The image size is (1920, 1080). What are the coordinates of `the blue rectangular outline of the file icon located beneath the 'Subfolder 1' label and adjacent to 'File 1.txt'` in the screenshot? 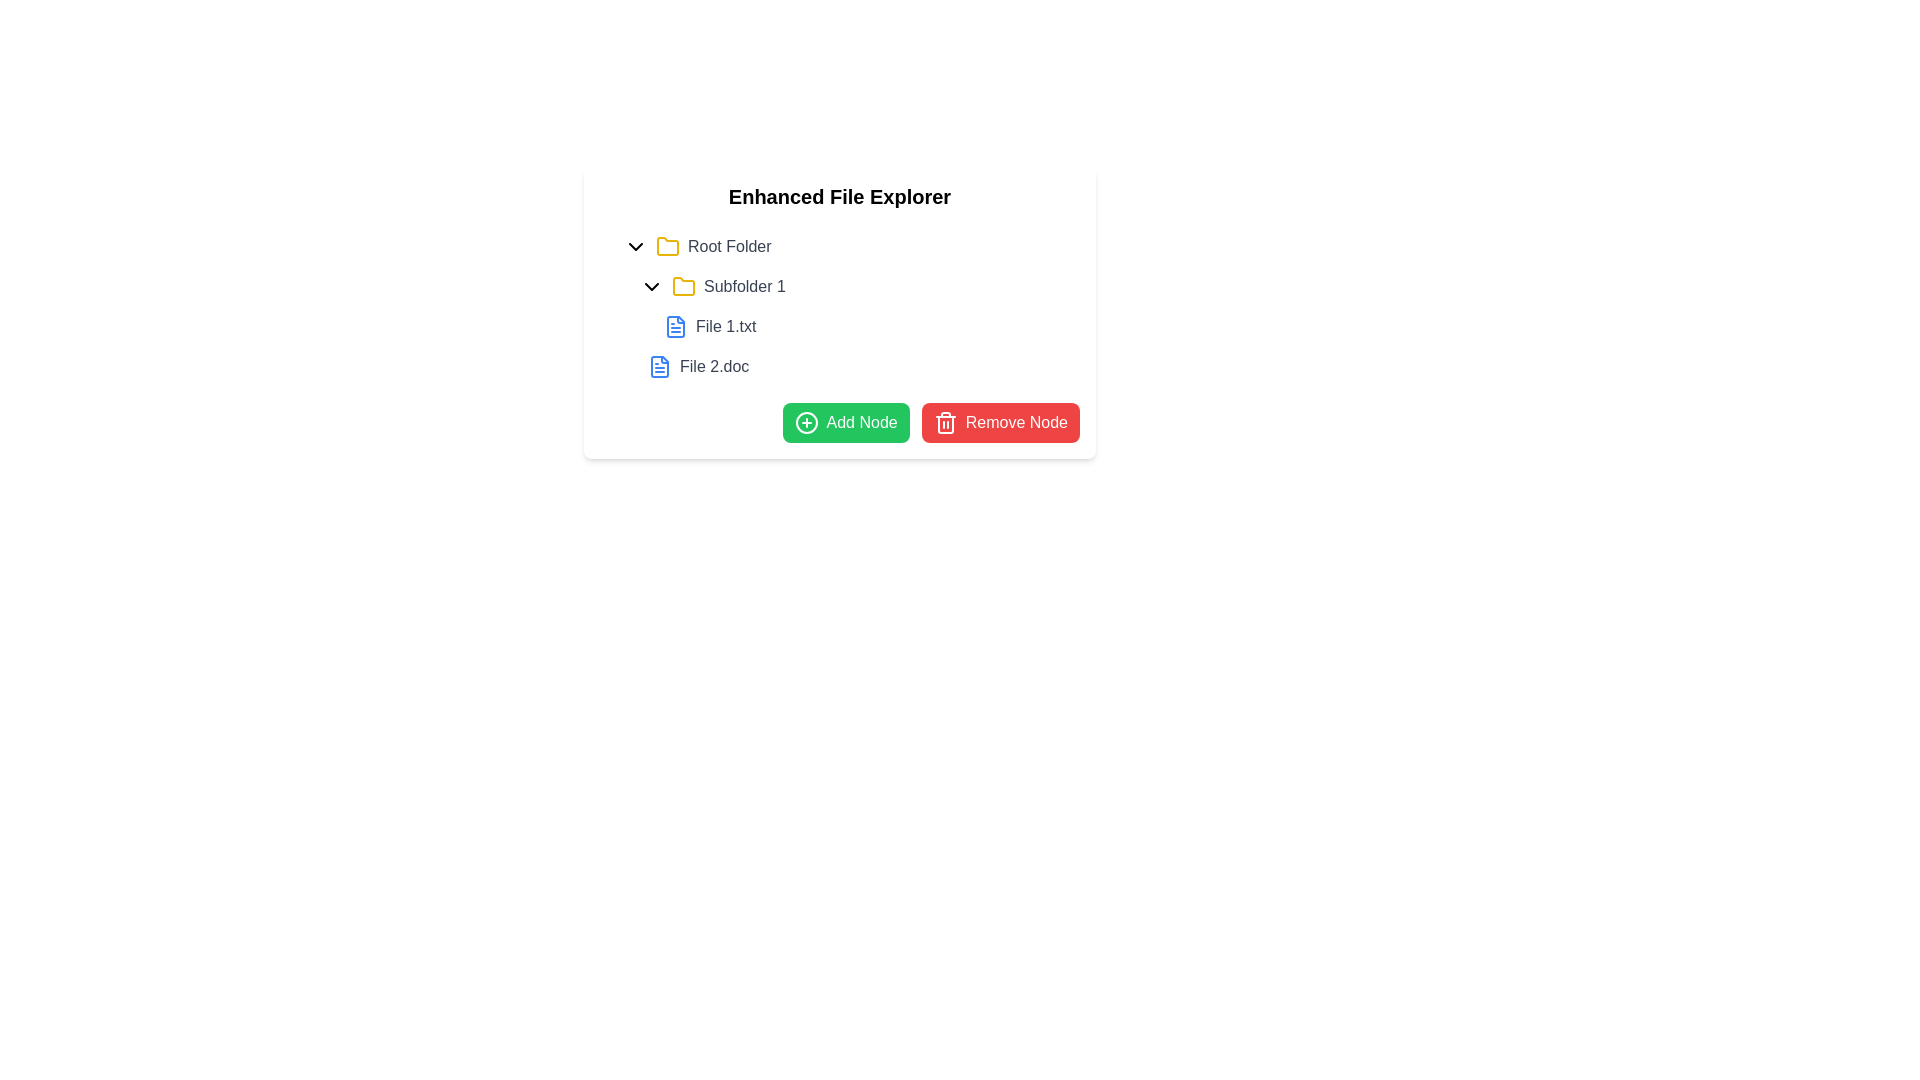 It's located at (676, 326).